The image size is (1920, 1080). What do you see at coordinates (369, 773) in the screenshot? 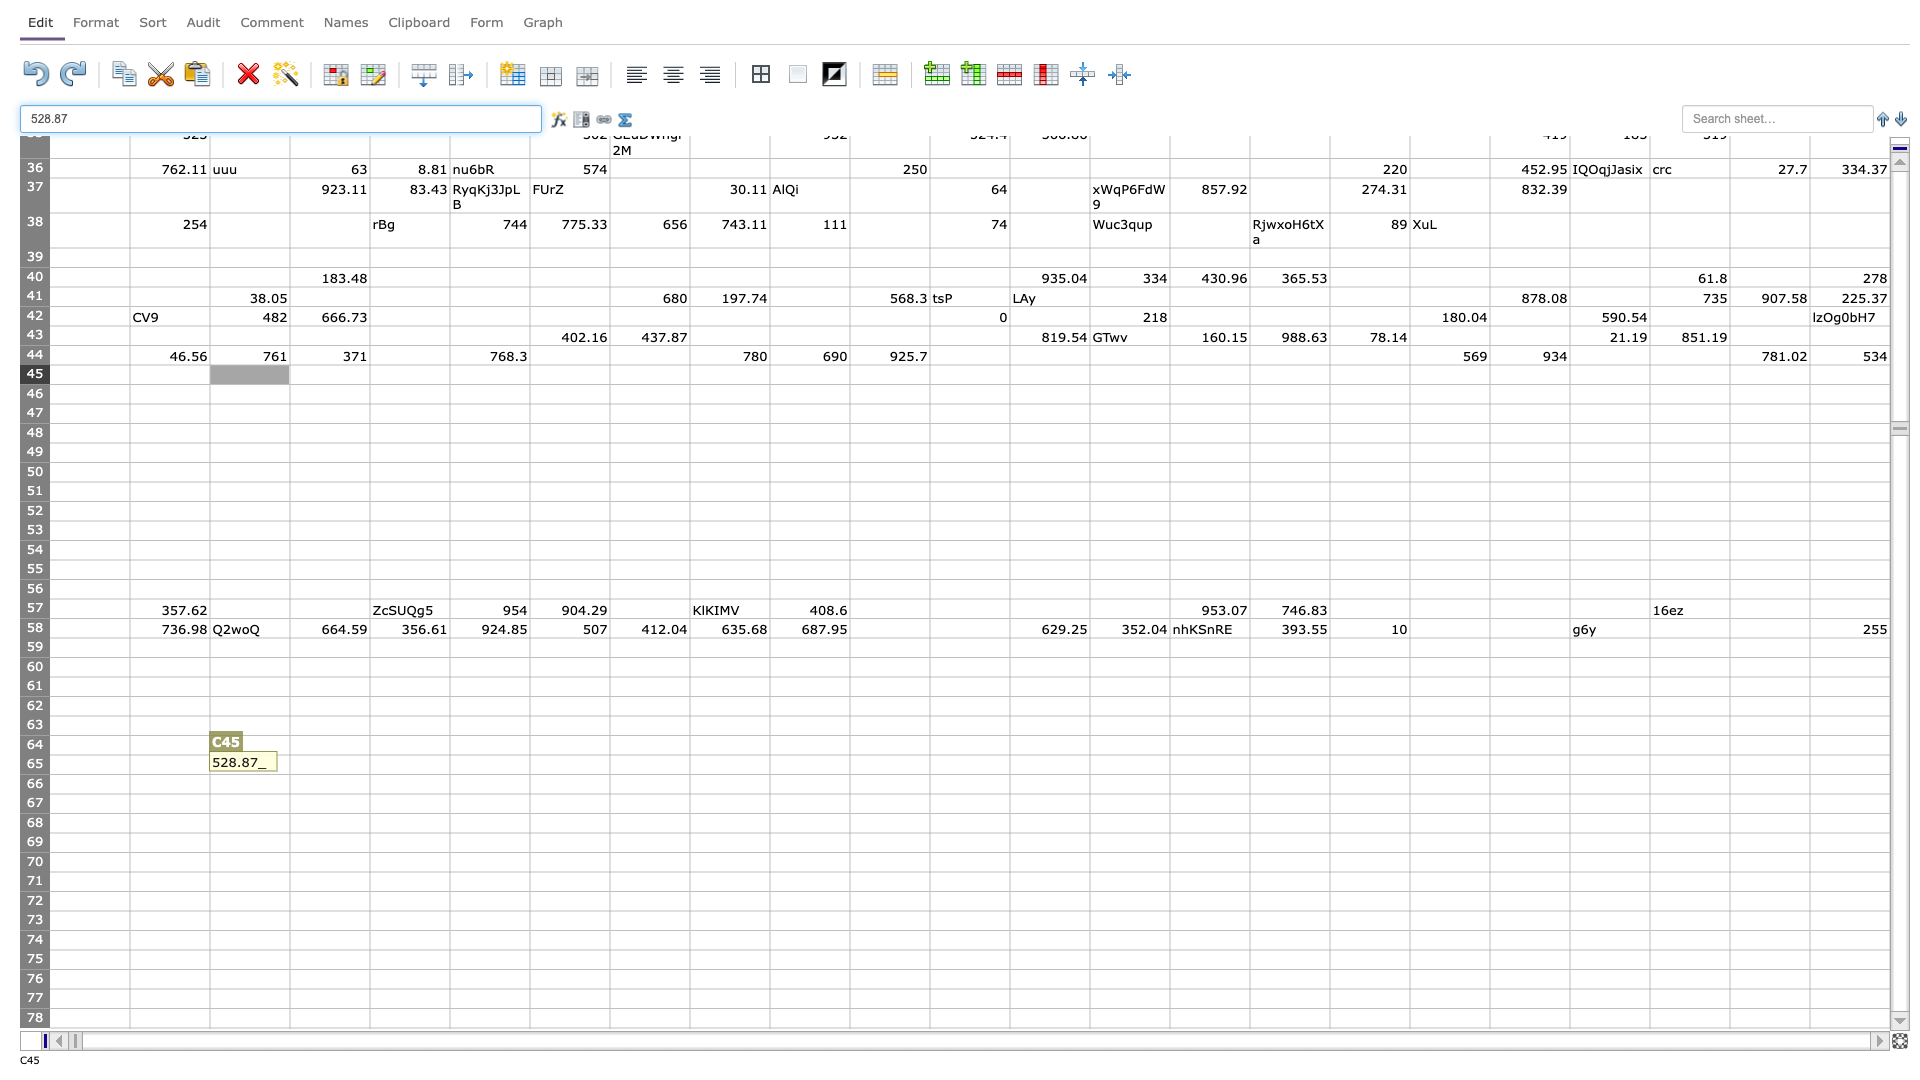
I see `fill handle point of D65` at bounding box center [369, 773].